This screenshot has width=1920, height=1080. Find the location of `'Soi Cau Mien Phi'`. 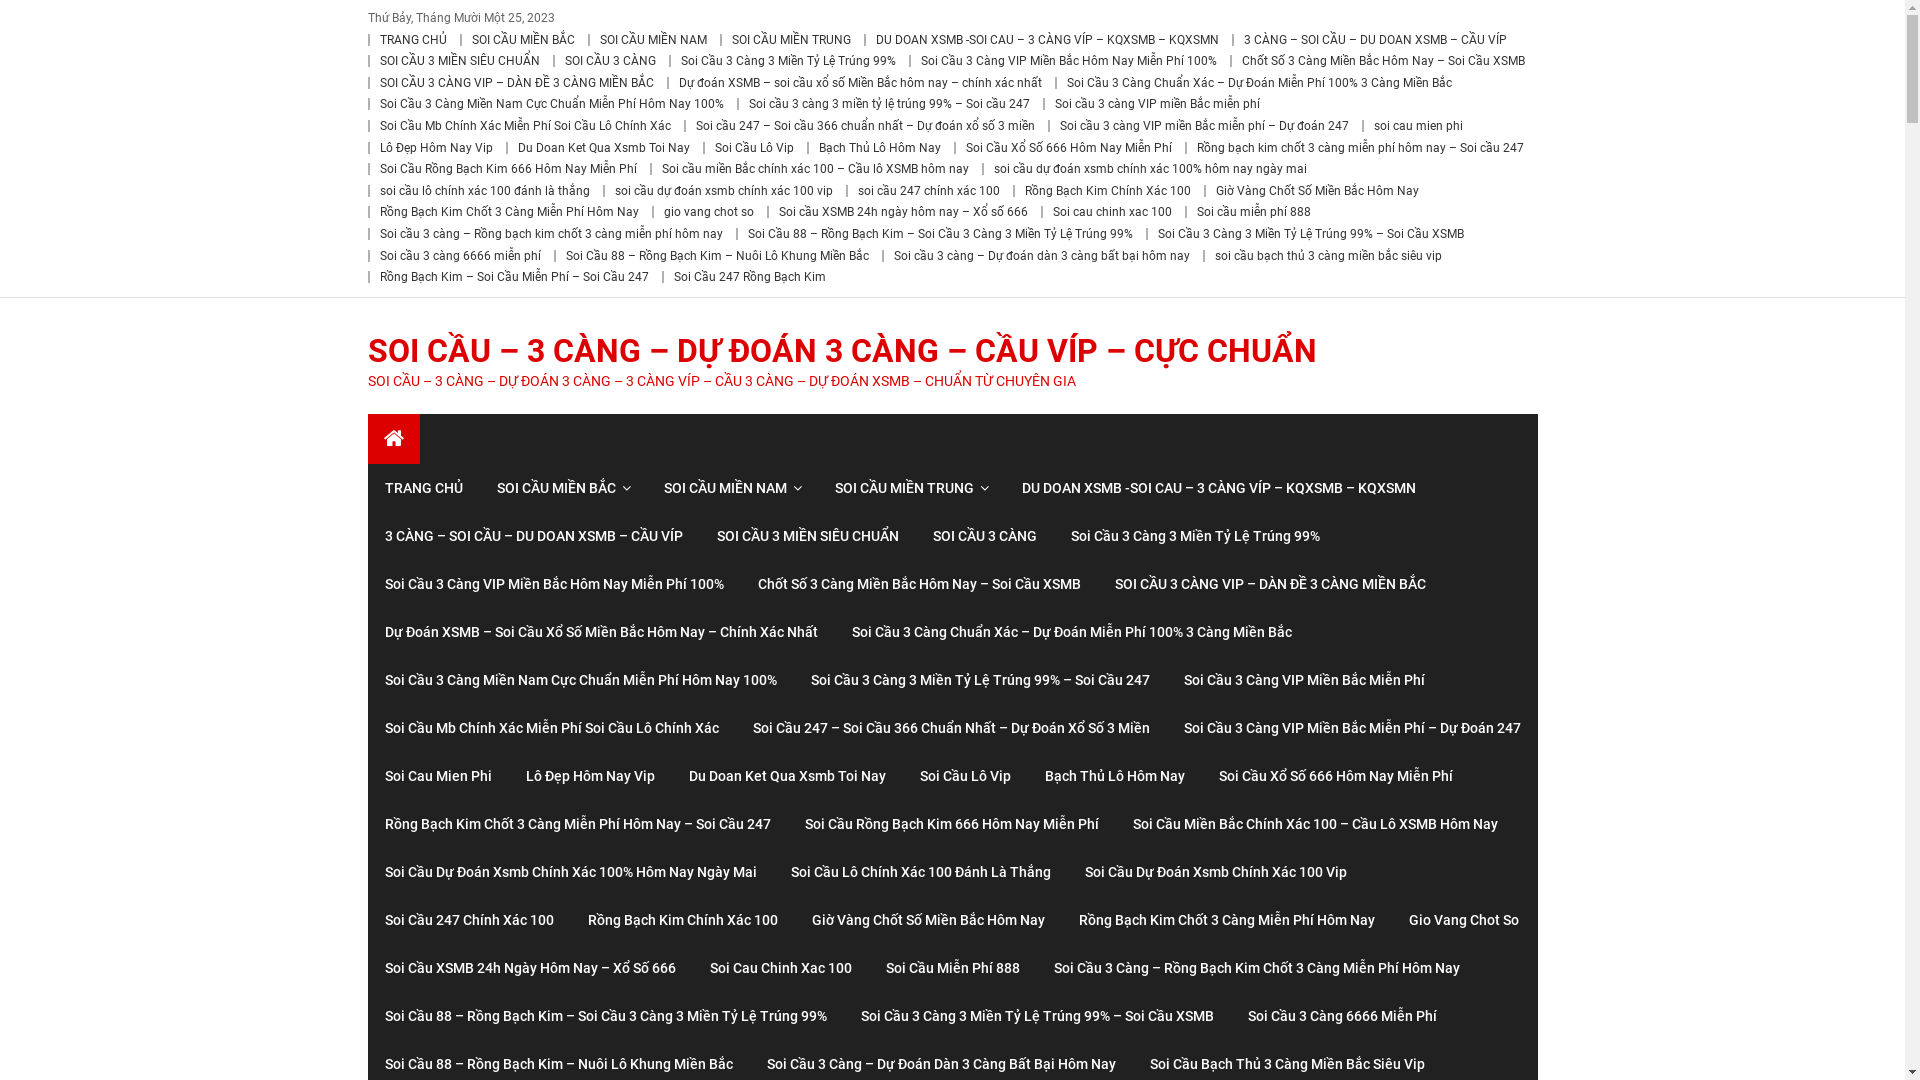

'Soi Cau Mien Phi' is located at coordinates (437, 774).